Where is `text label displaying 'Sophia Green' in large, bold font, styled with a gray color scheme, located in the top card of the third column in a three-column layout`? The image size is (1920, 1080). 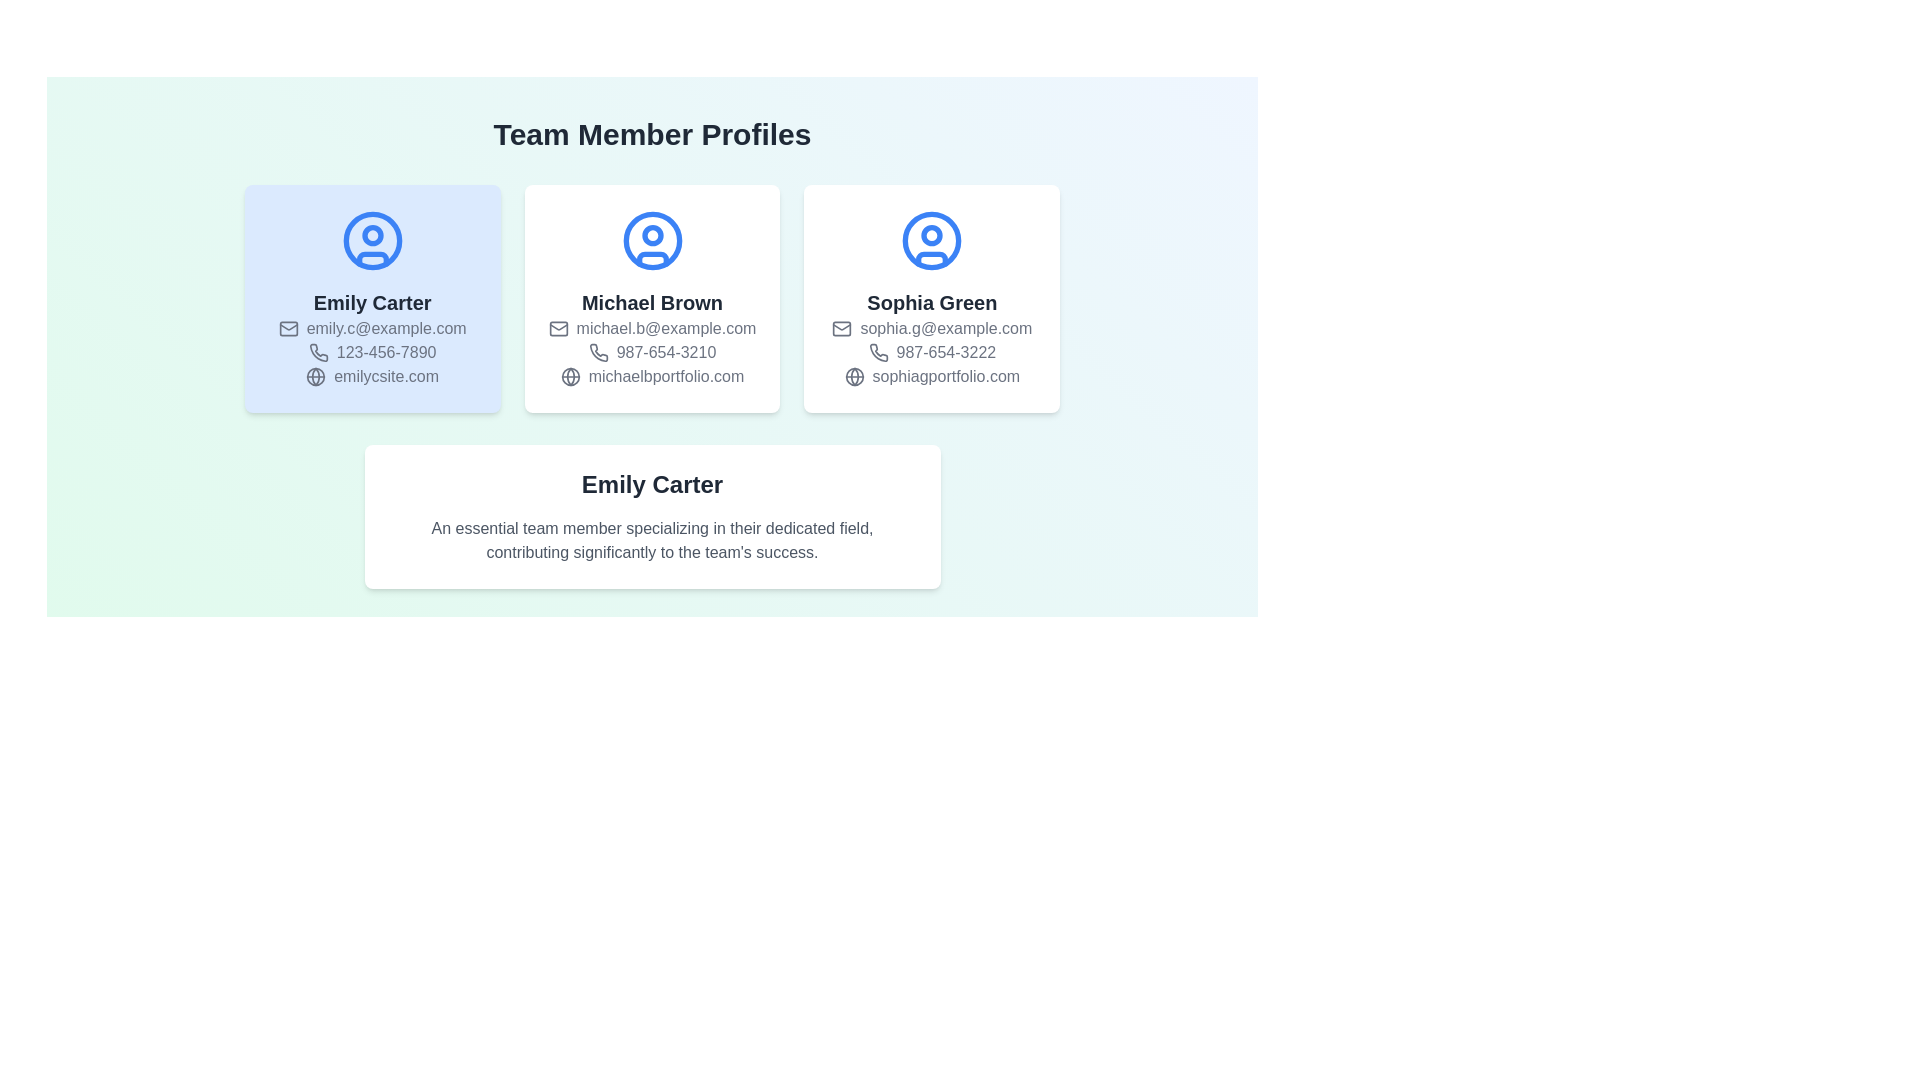
text label displaying 'Sophia Green' in large, bold font, styled with a gray color scheme, located in the top card of the third column in a three-column layout is located at coordinates (931, 303).